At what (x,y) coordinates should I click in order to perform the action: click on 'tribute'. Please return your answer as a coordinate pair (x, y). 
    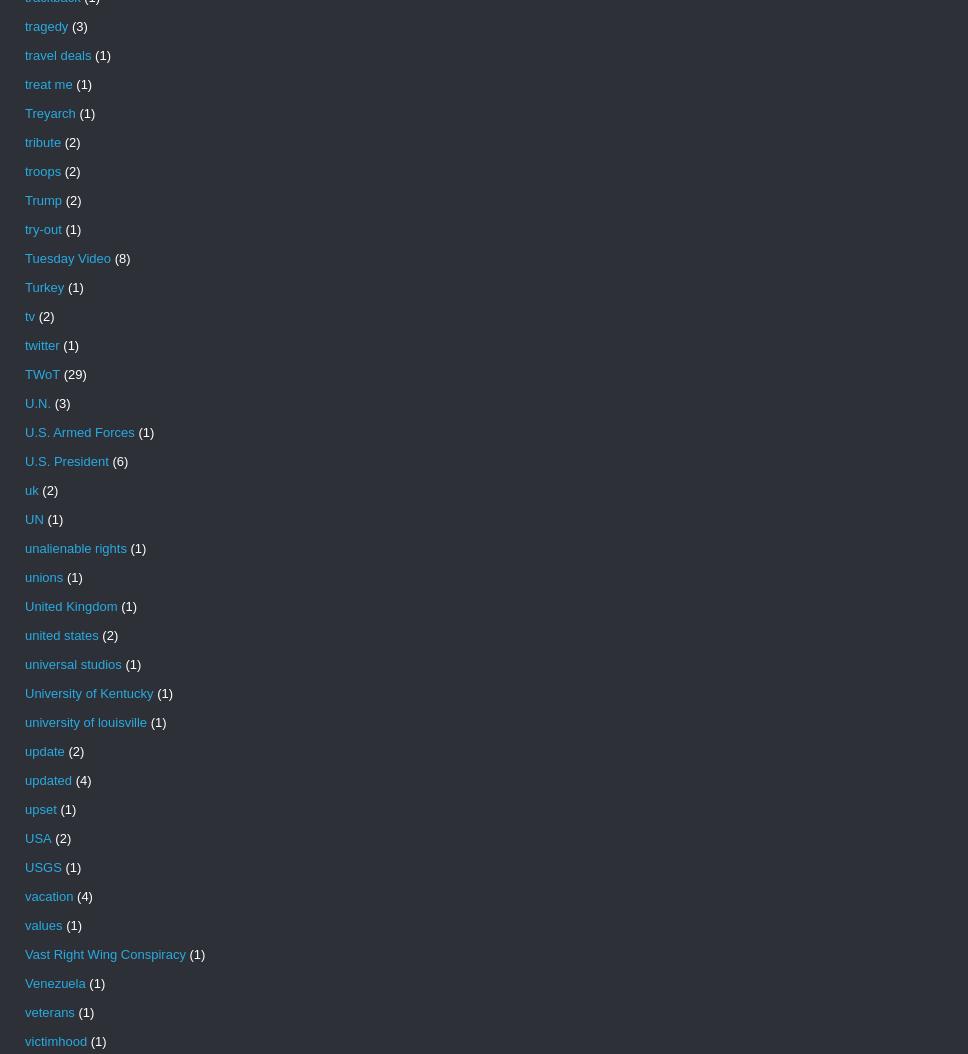
    Looking at the image, I should click on (41, 142).